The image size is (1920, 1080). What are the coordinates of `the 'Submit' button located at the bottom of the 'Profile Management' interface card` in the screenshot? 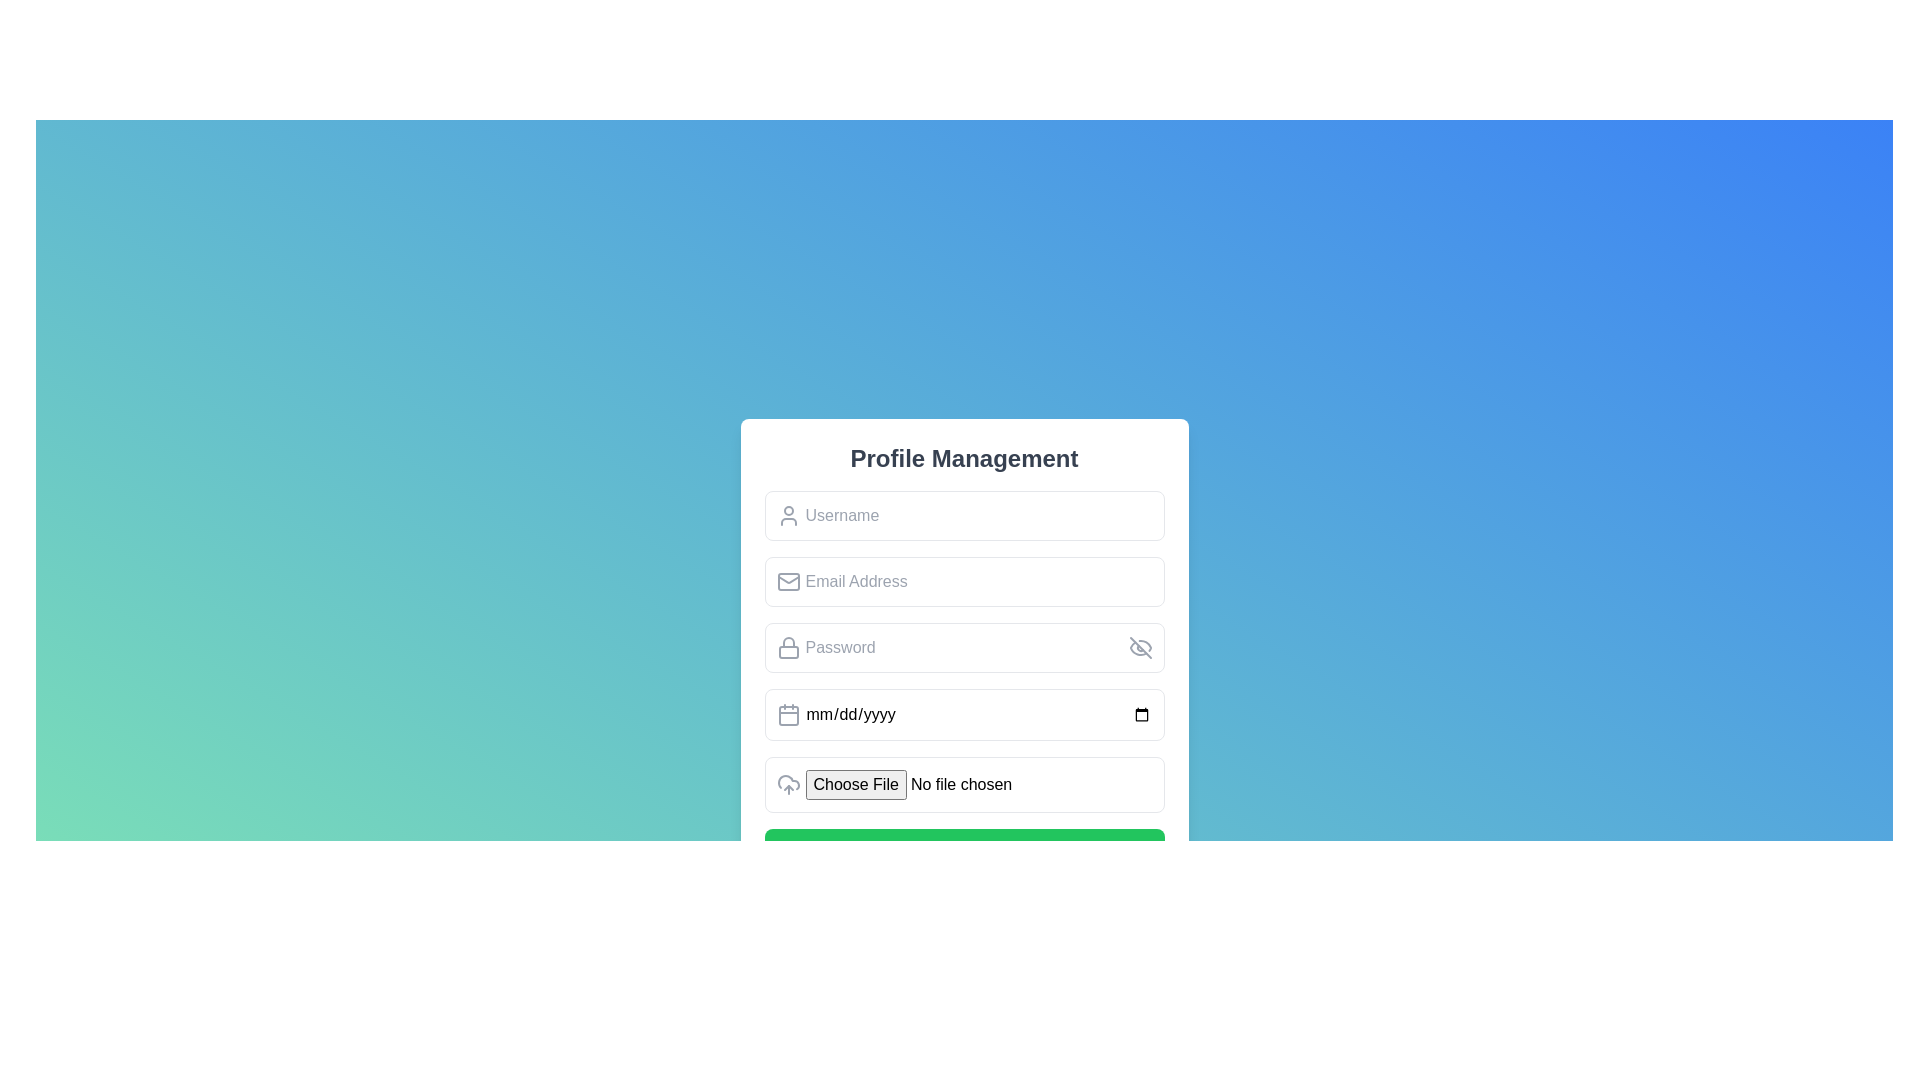 It's located at (964, 852).